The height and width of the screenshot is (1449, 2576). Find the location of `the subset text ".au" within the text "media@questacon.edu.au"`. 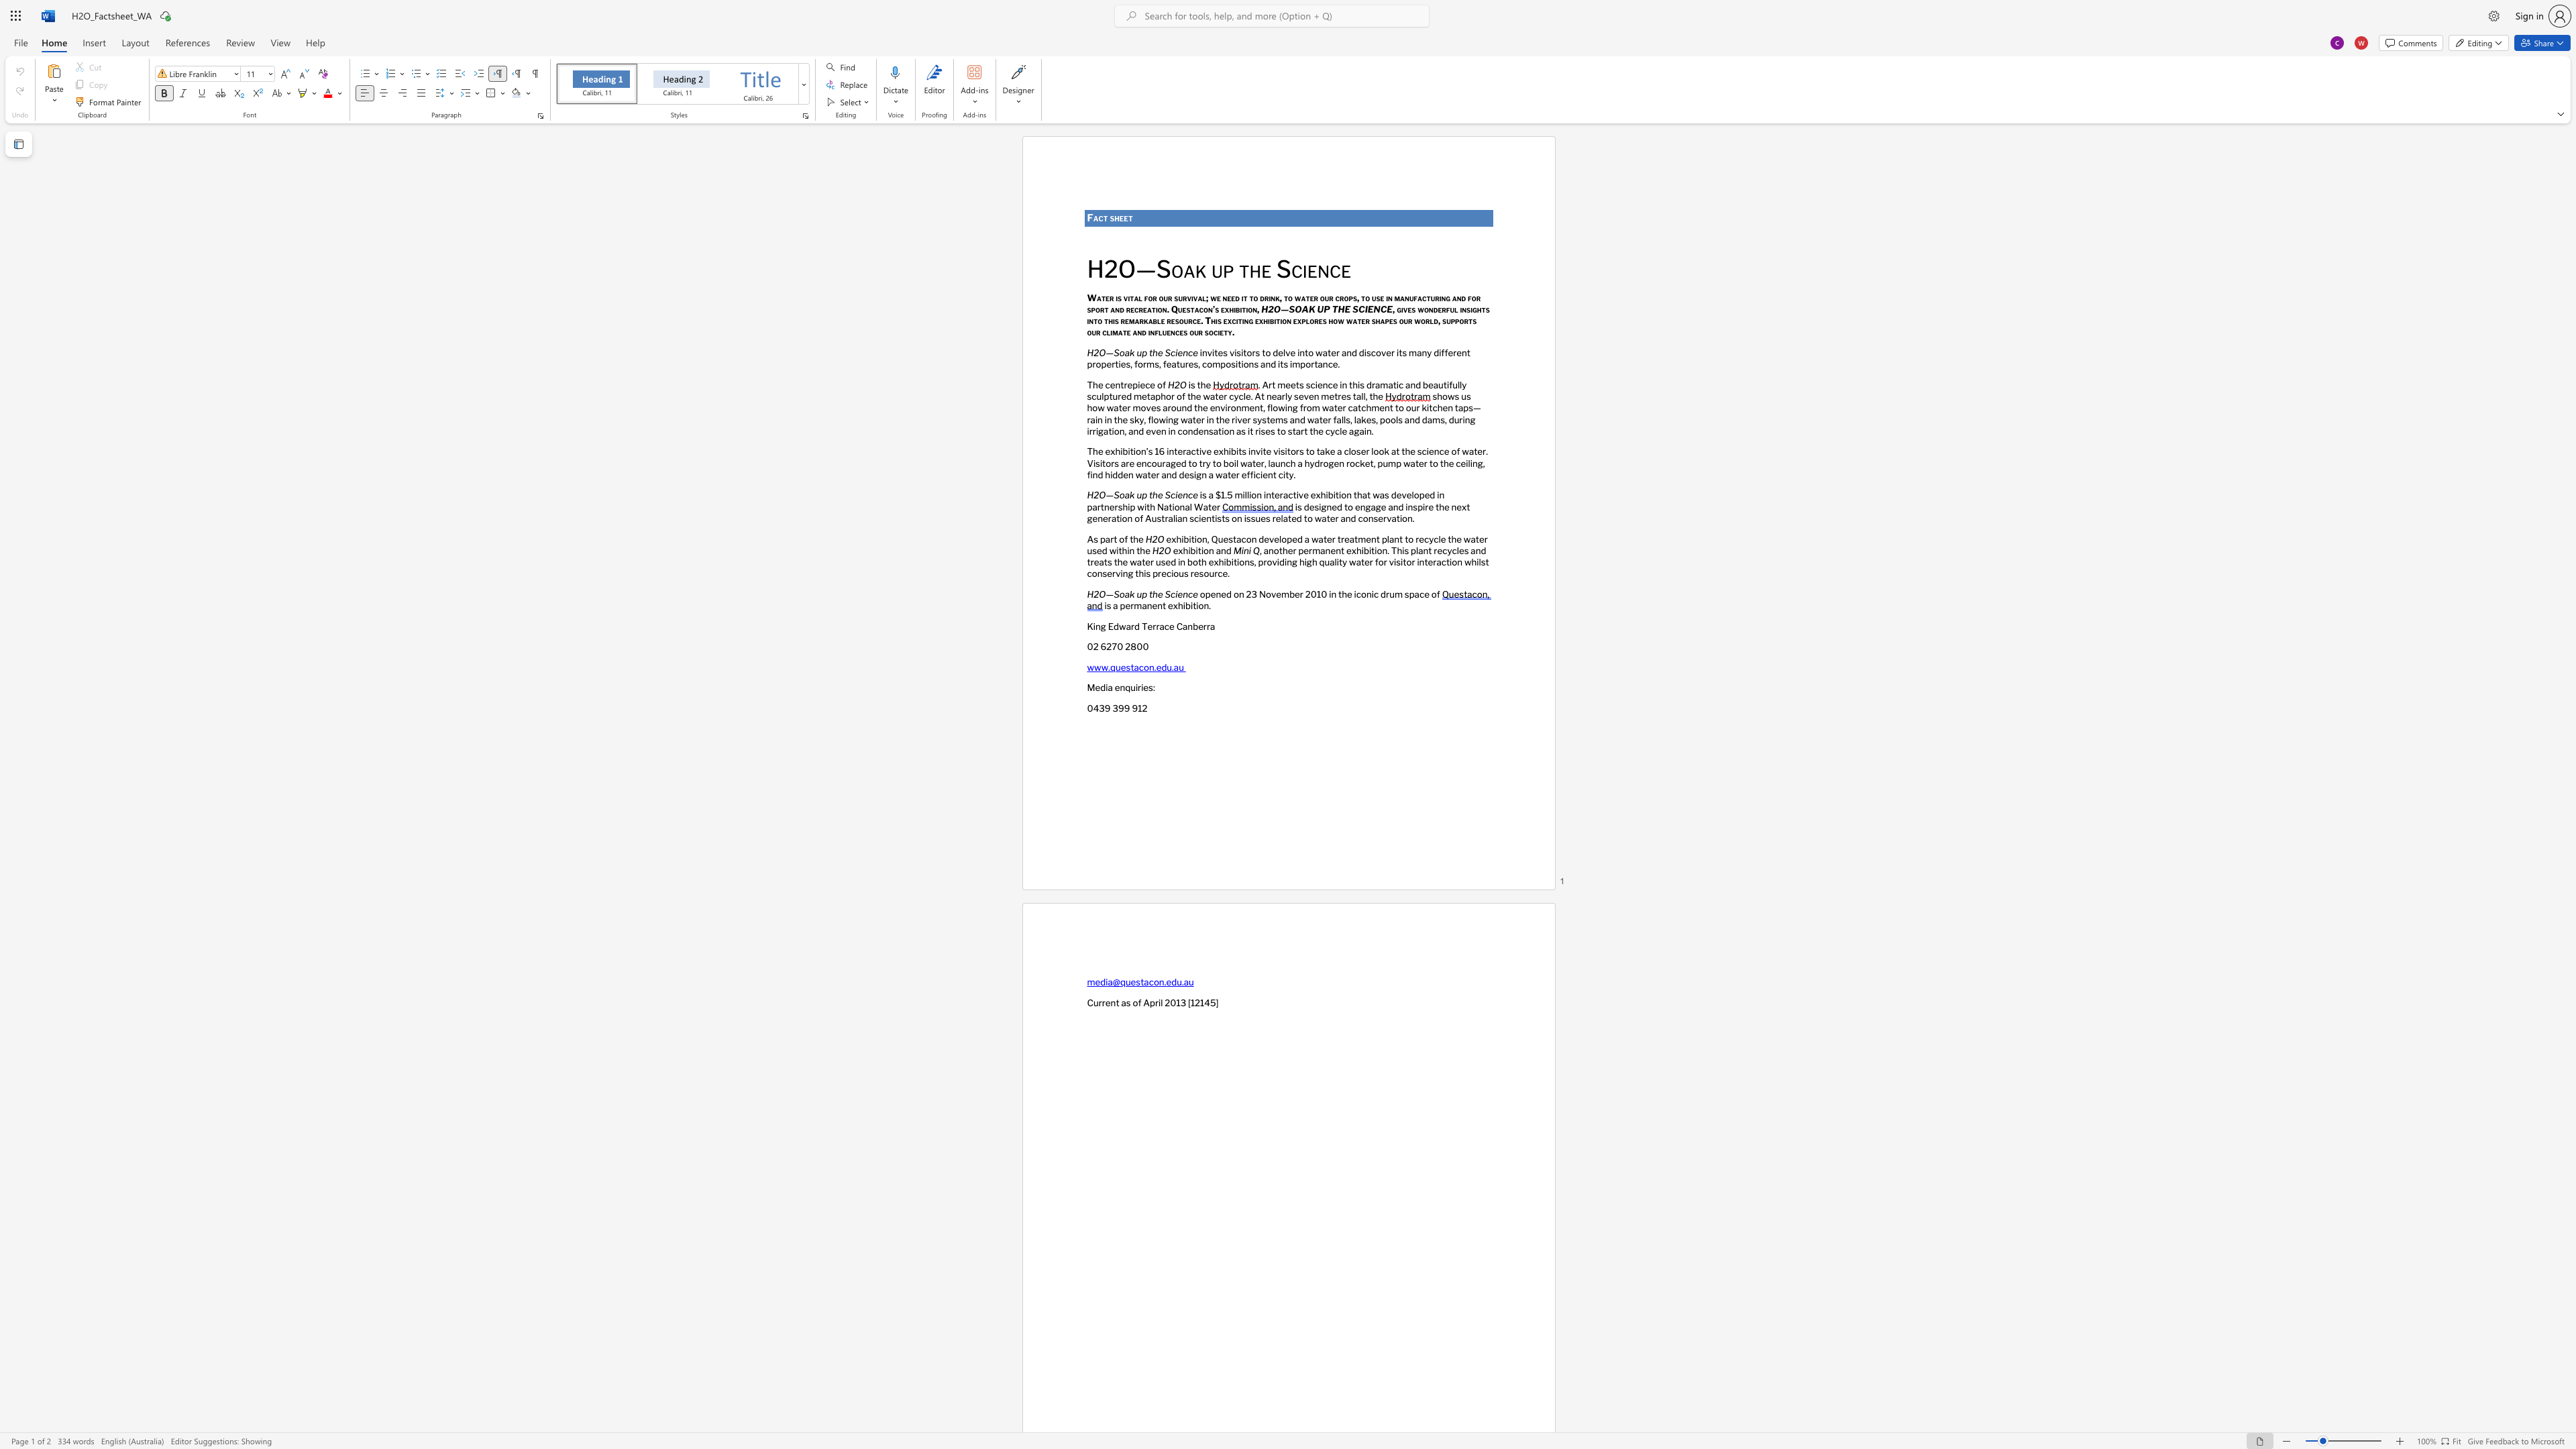

the subset text ".au" within the text "media@questacon.edu.au" is located at coordinates (1181, 982).